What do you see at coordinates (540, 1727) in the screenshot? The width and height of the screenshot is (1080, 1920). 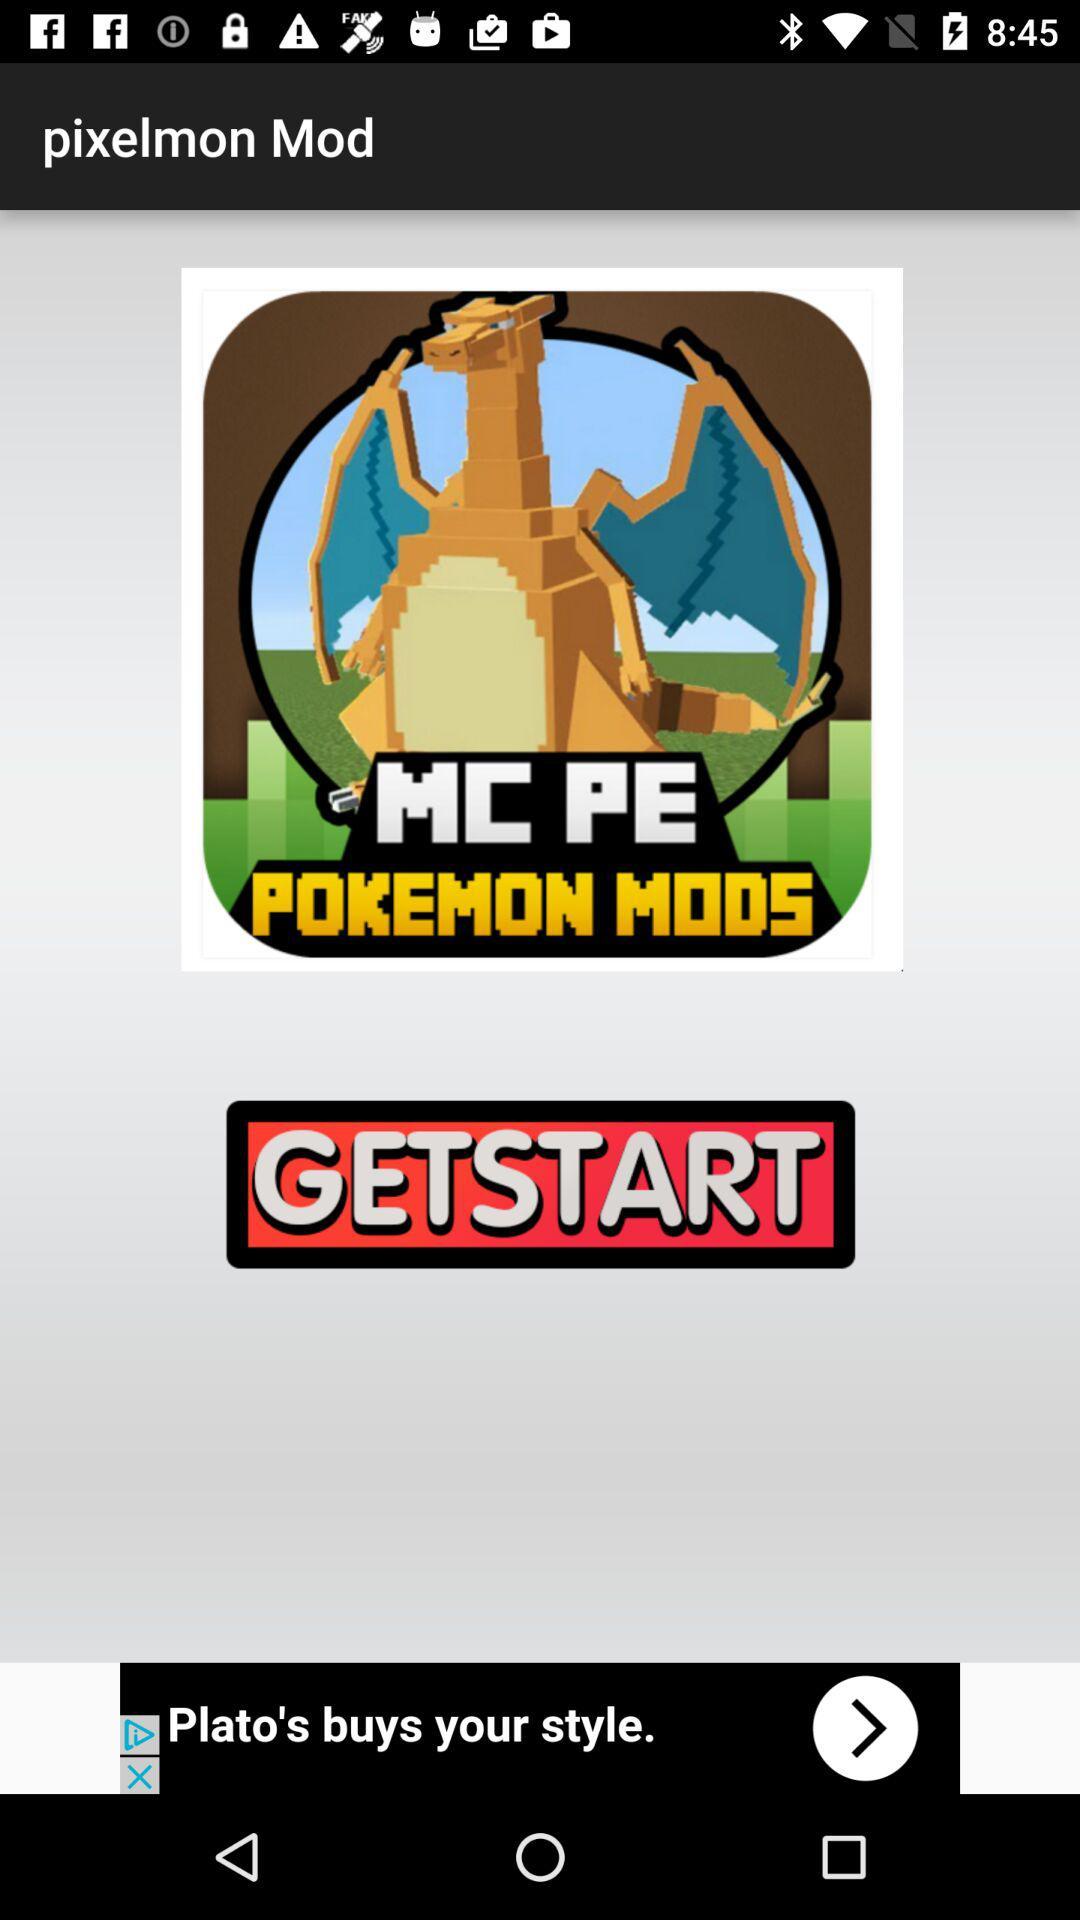 I see `advertisement` at bounding box center [540, 1727].